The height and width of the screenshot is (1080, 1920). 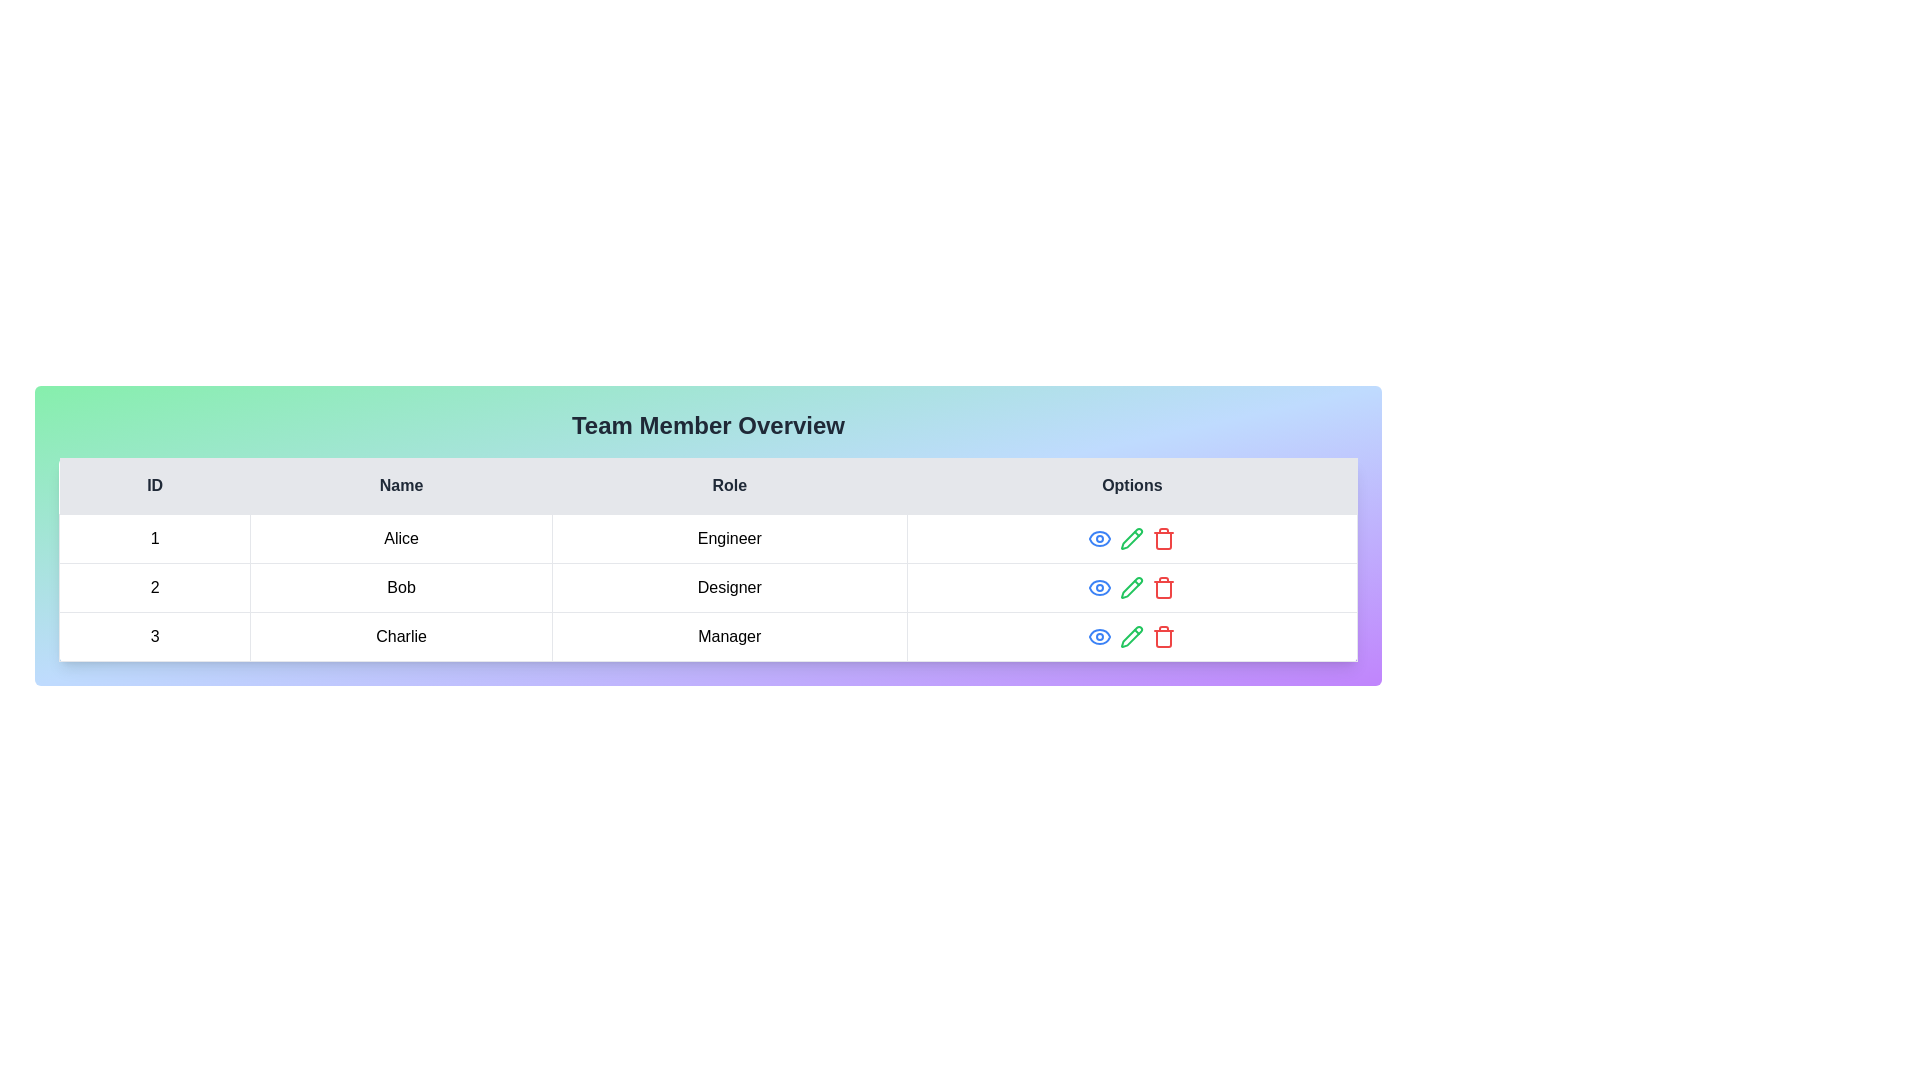 I want to click on the row corresponding to 1, so click(x=708, y=538).